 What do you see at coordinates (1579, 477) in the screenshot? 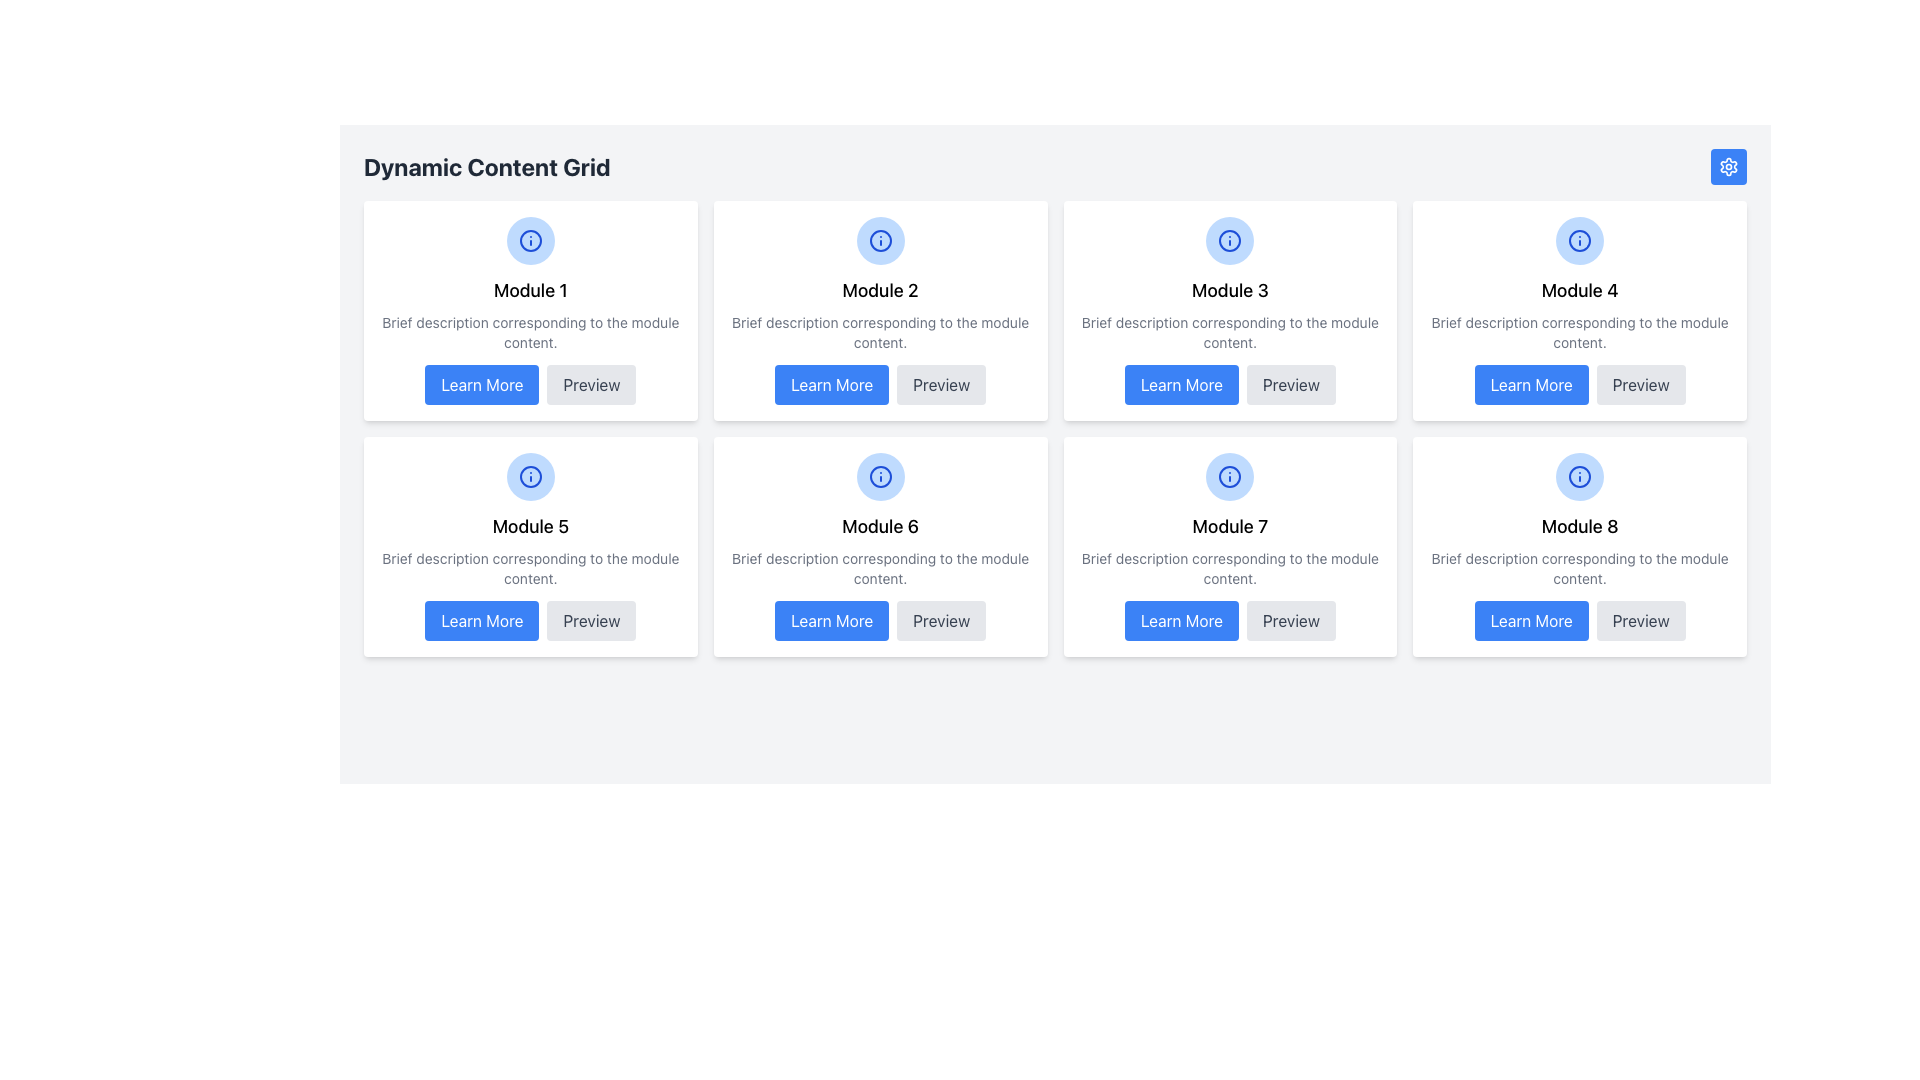
I see `the circular light blue icon with an information symbol located in the lower-right corner of the 'Module 8' card` at bounding box center [1579, 477].